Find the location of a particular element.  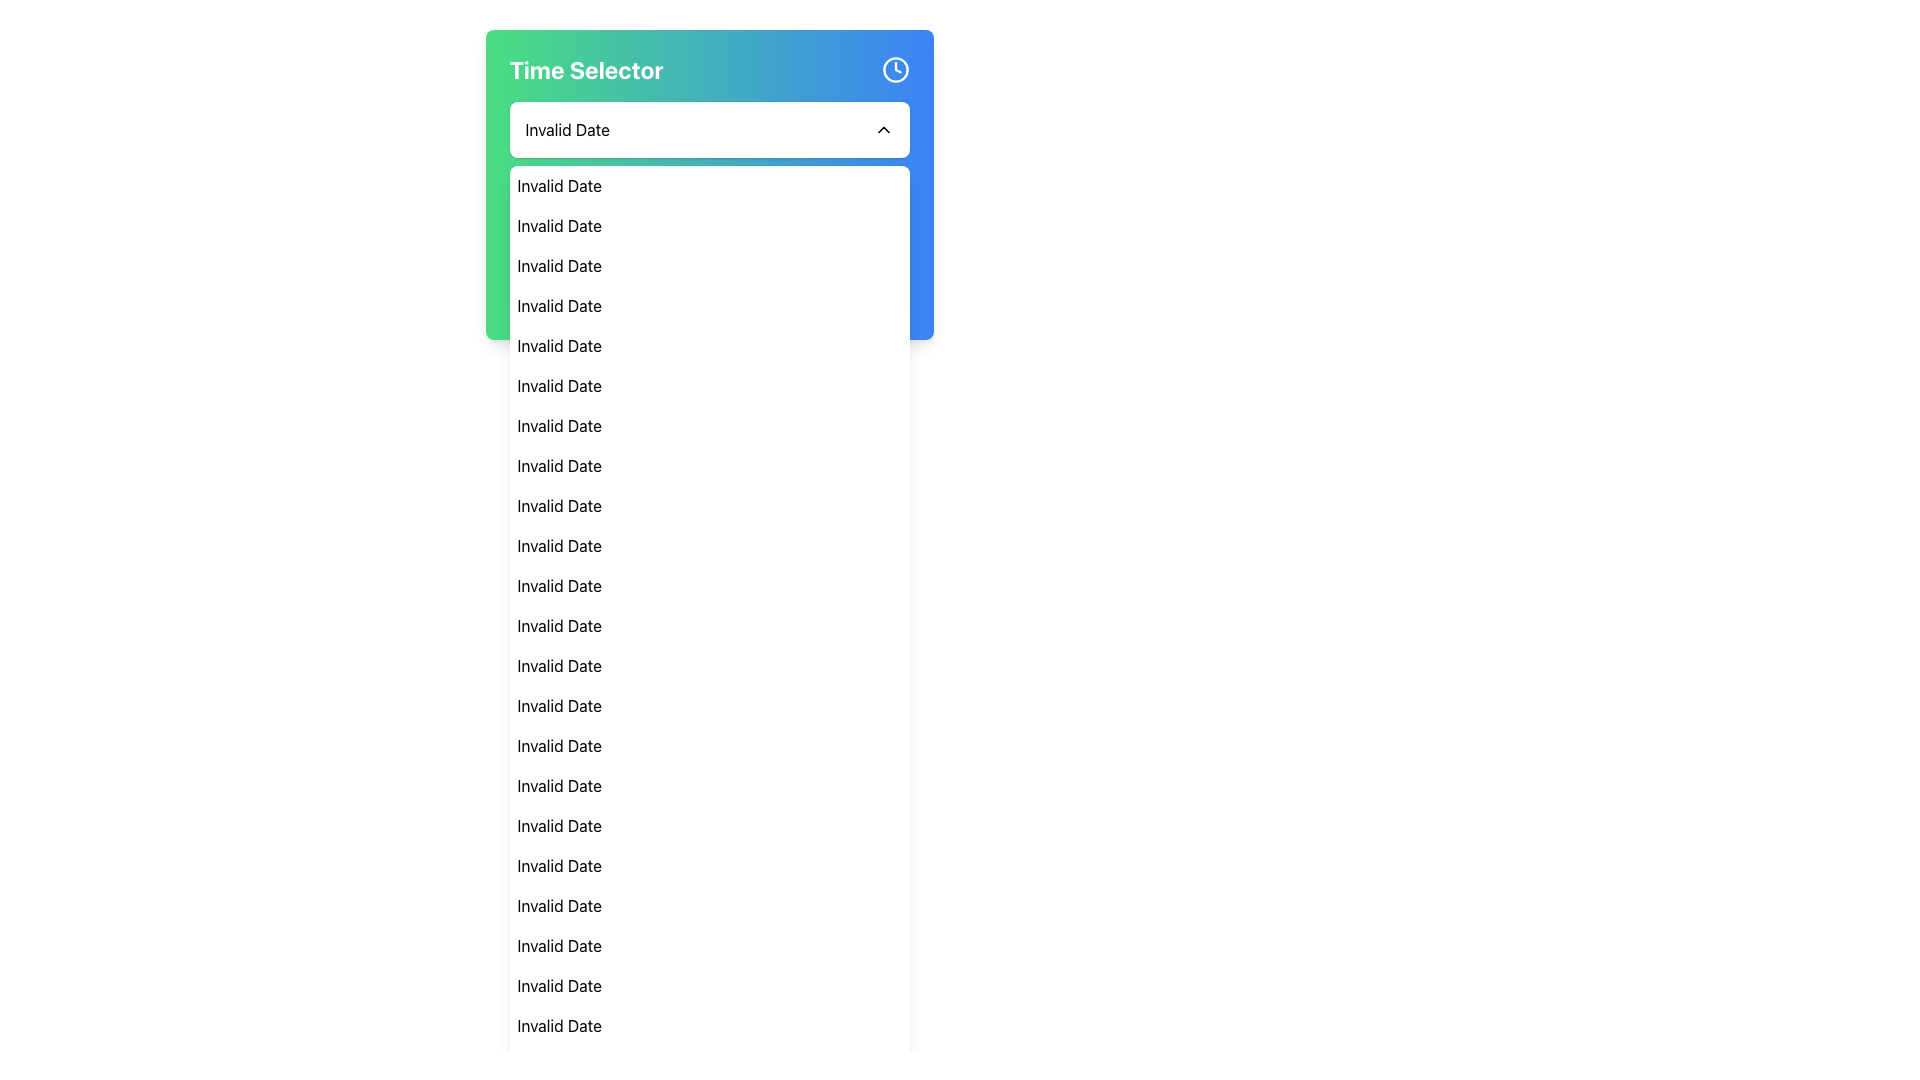

the fifth selectable date option in the dropdown menu to enable keyboard interaction is located at coordinates (709, 345).